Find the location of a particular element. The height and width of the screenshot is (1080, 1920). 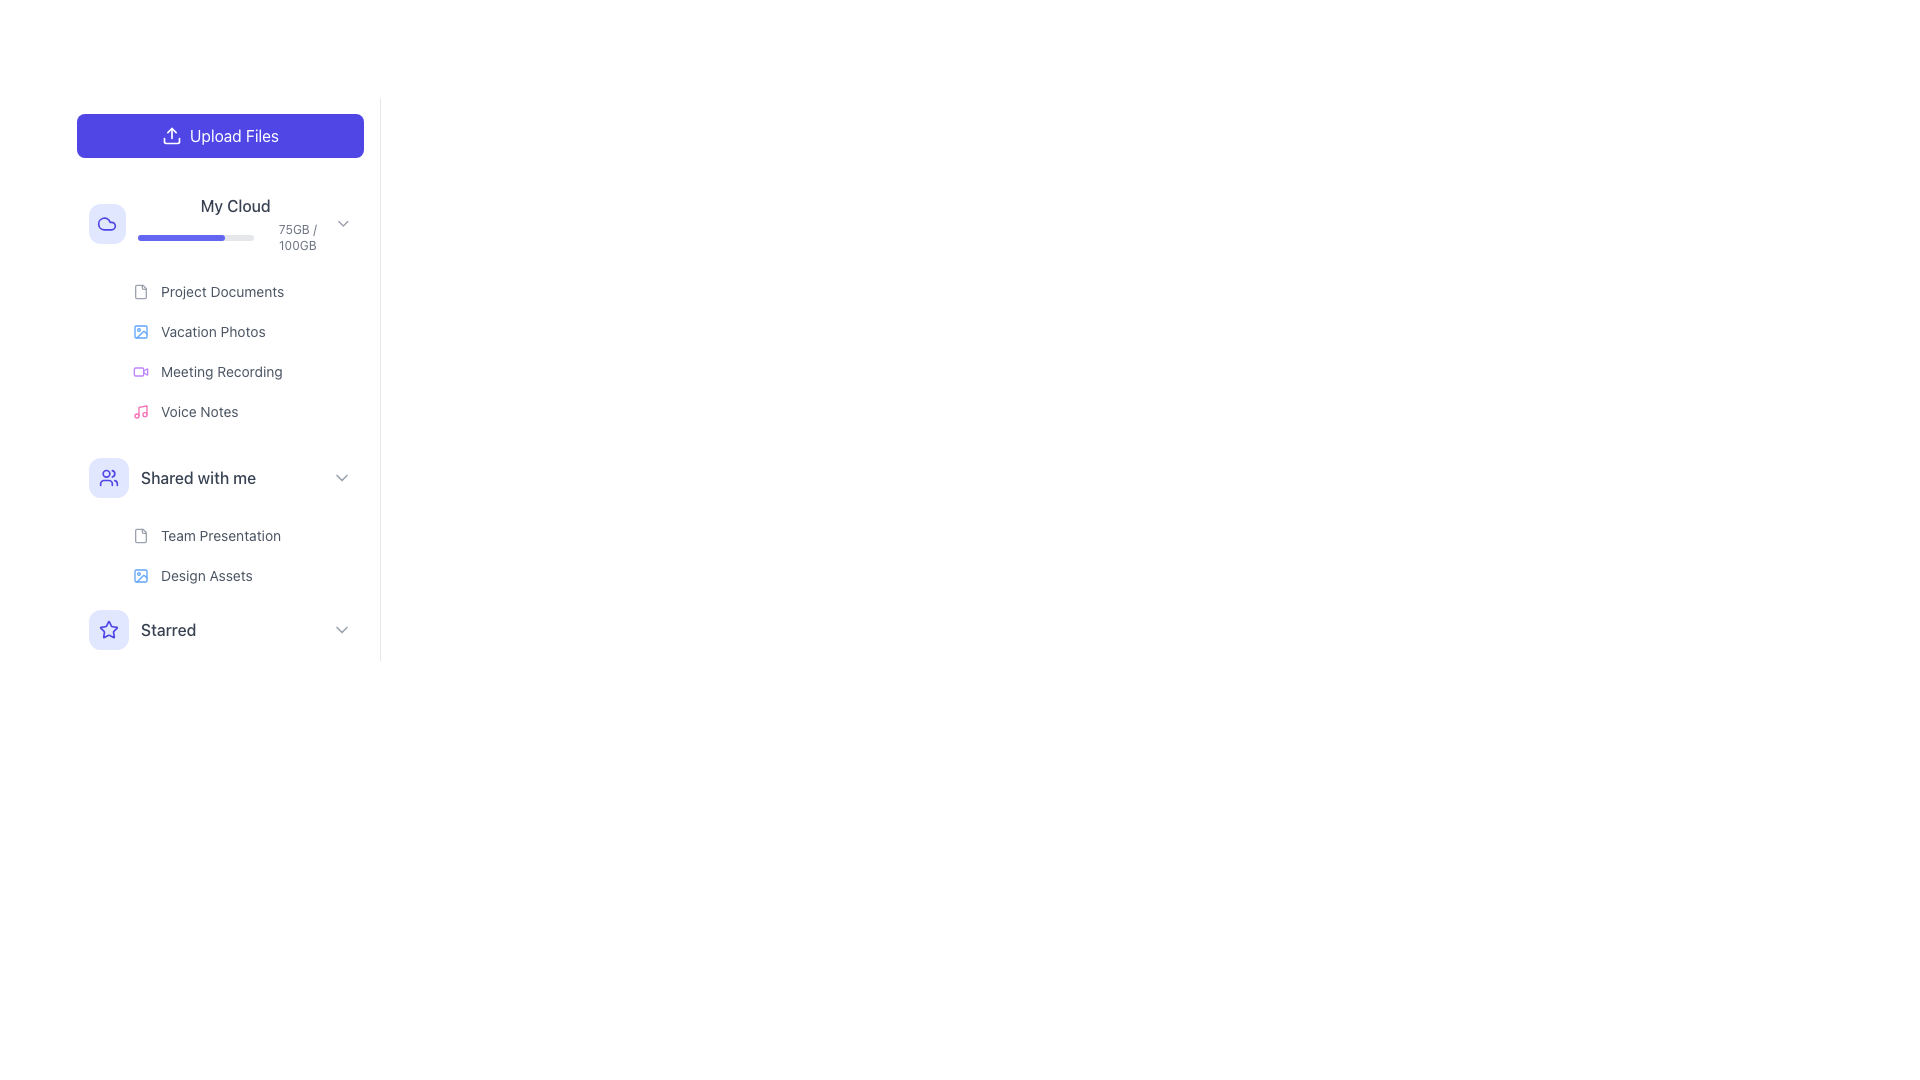

the list item labeled 'Vacation Photos' is located at coordinates (243, 350).